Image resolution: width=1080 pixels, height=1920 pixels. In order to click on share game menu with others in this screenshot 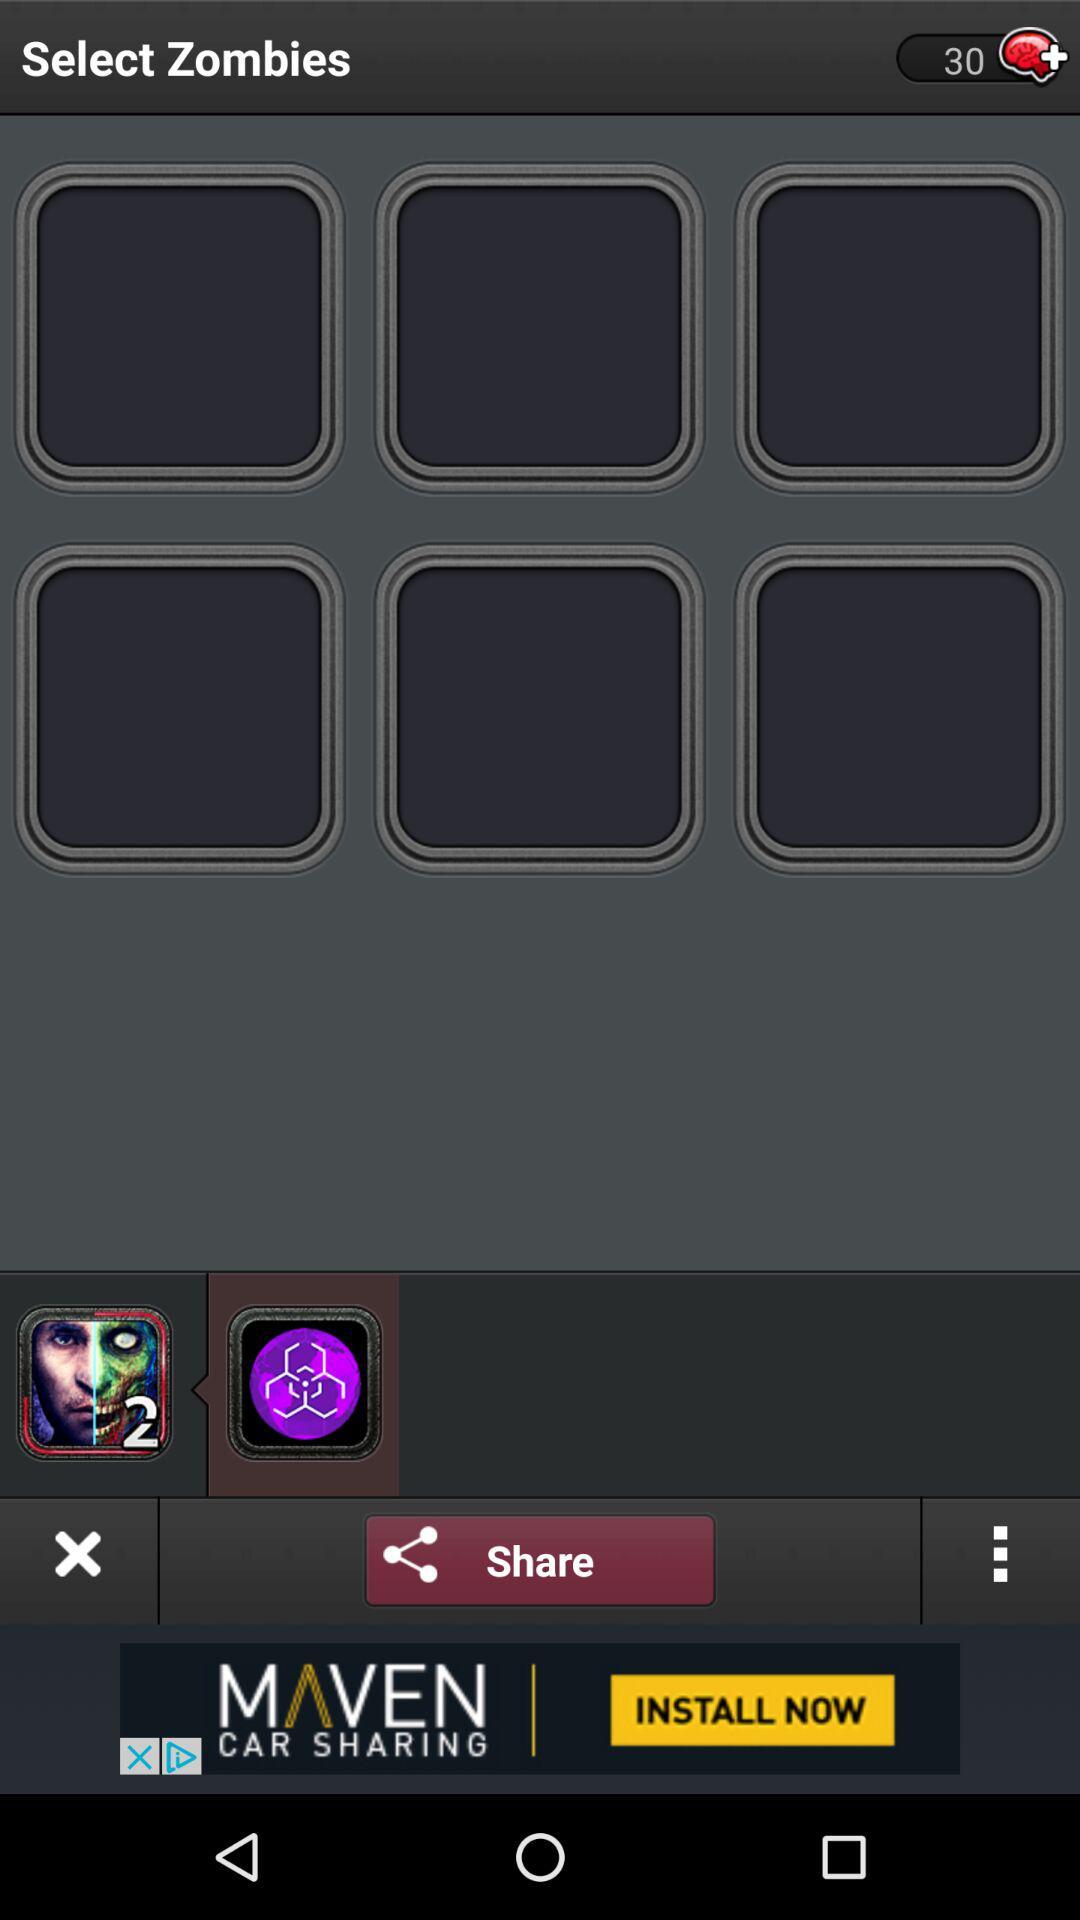, I will do `click(540, 1559)`.